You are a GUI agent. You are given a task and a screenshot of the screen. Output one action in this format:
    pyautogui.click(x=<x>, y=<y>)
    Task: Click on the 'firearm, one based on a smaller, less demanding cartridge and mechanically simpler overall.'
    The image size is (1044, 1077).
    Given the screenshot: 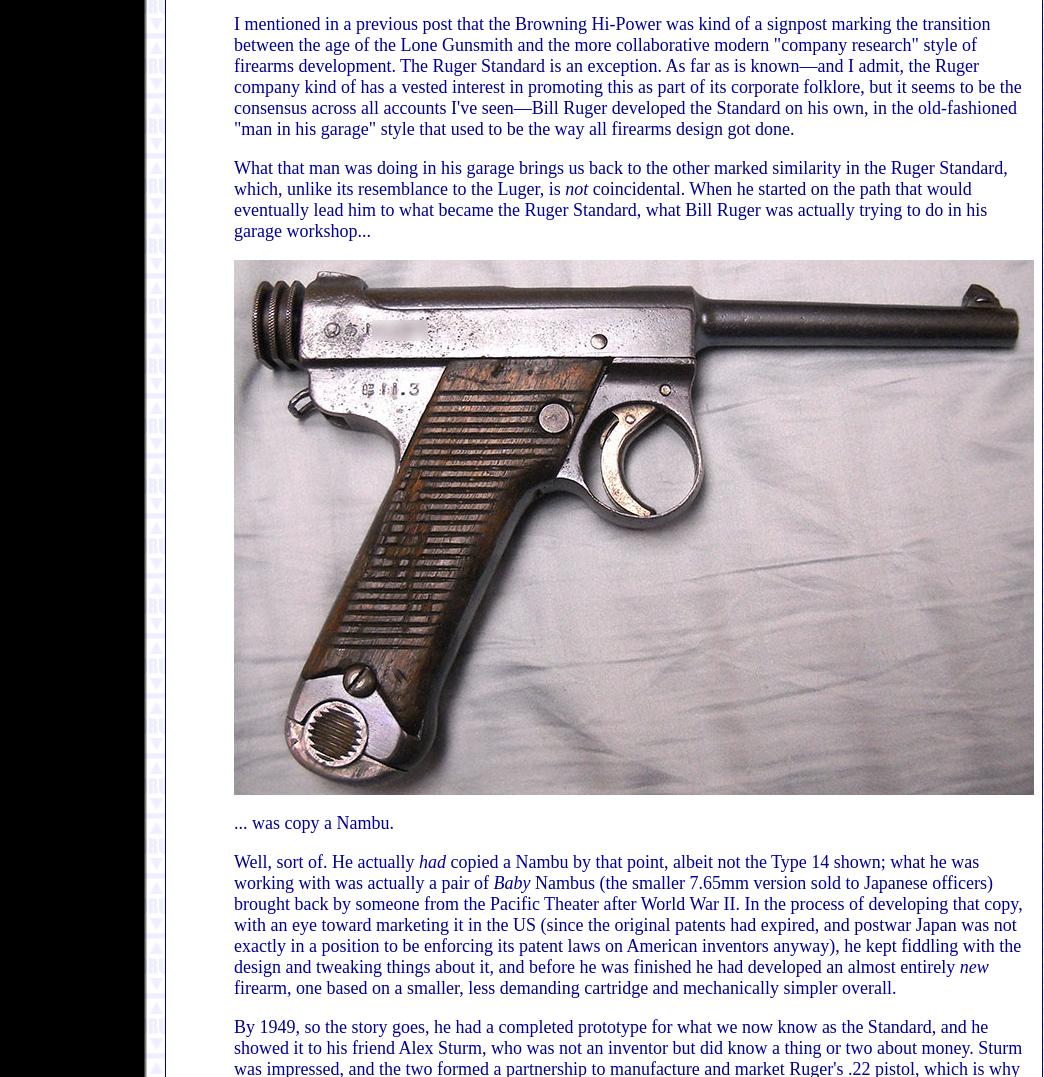 What is the action you would take?
    pyautogui.click(x=564, y=988)
    